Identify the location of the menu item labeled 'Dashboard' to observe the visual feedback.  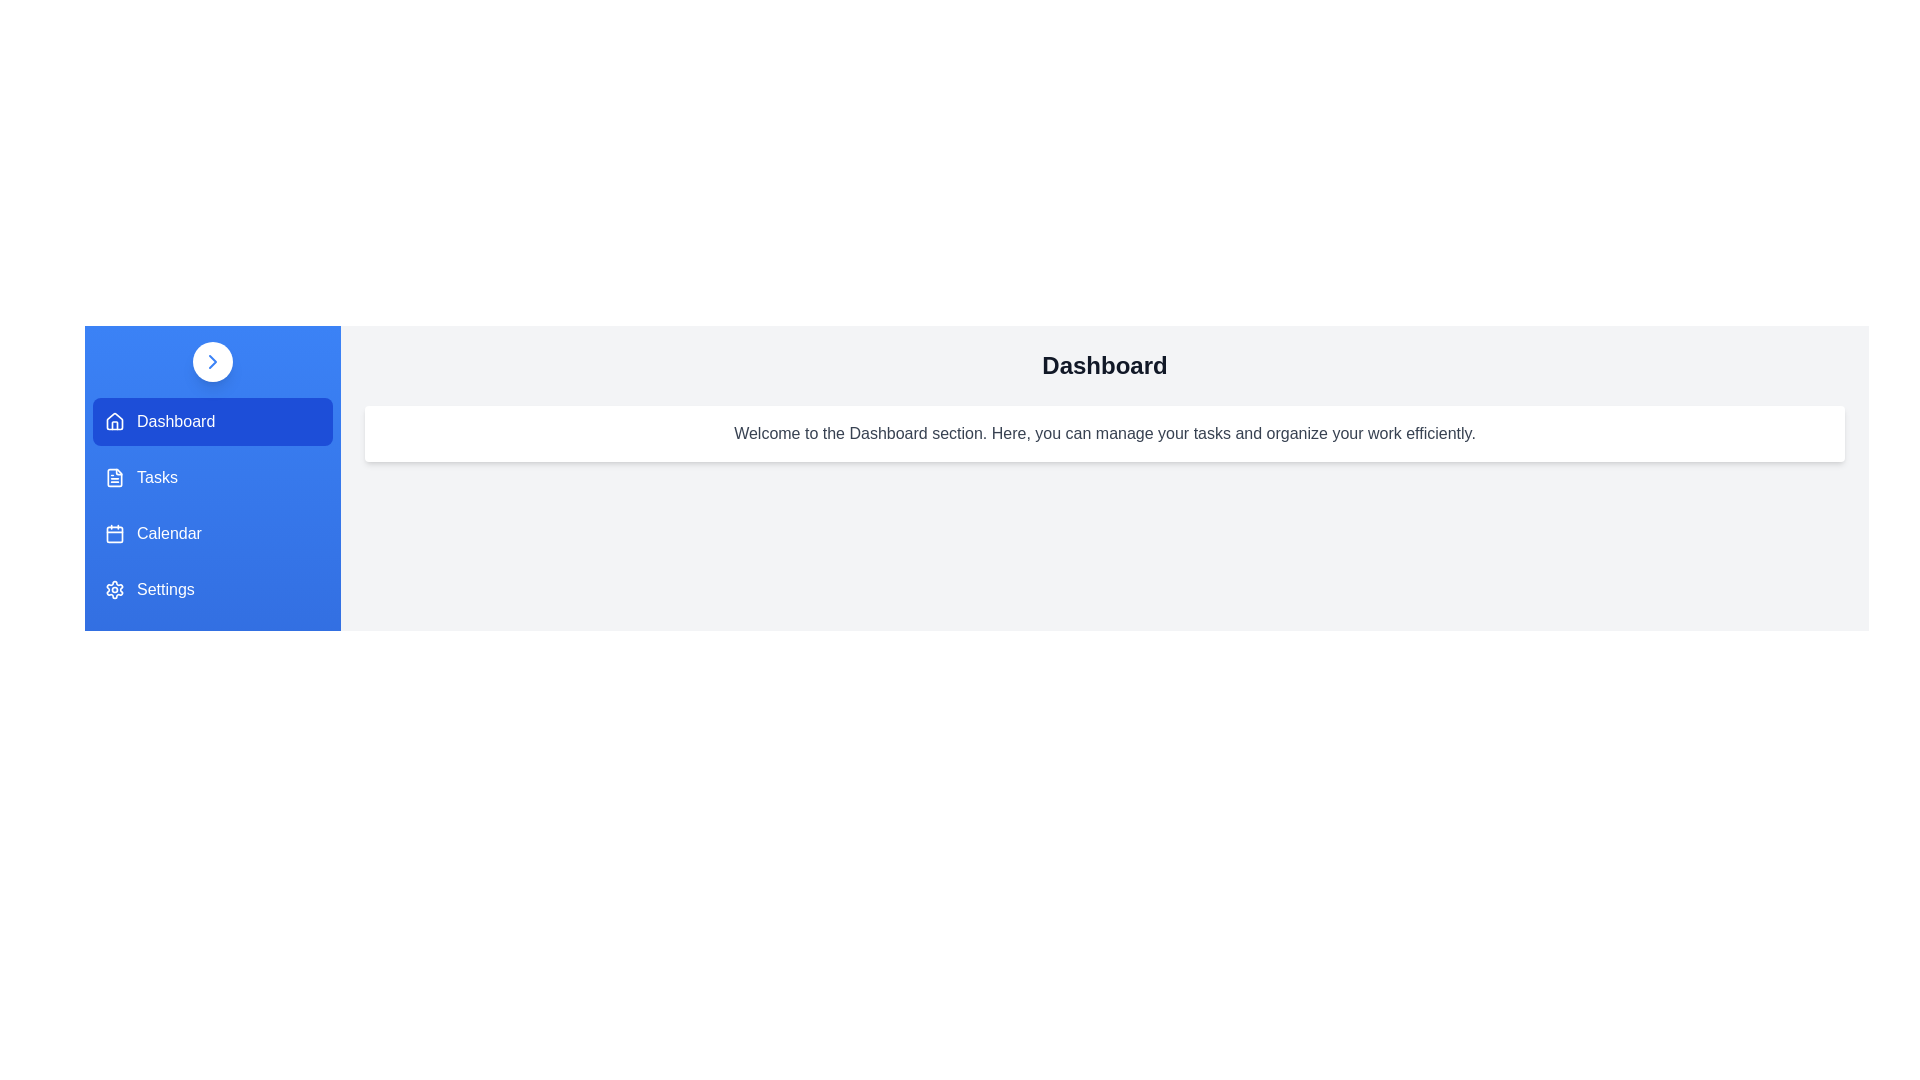
(212, 420).